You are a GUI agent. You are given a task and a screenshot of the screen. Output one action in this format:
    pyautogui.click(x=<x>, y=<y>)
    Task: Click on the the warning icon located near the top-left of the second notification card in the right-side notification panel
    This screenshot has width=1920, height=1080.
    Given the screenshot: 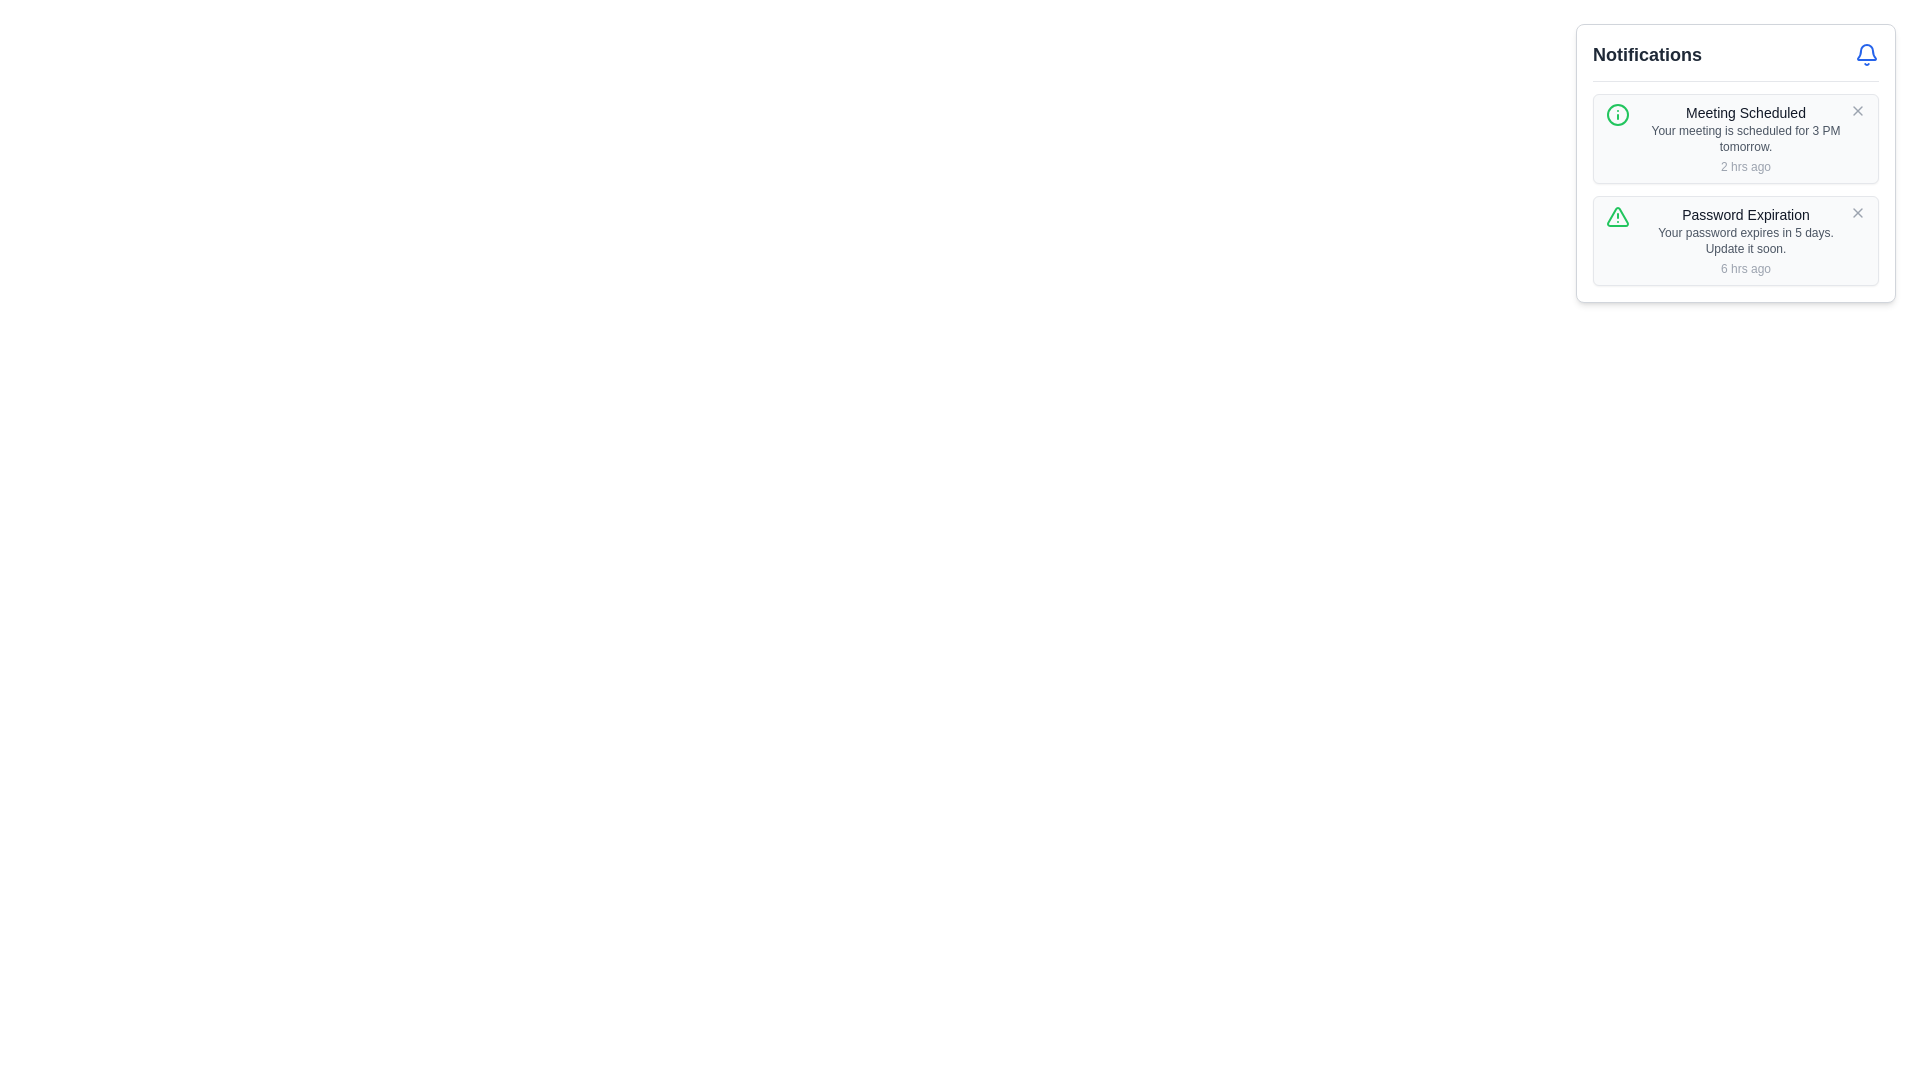 What is the action you would take?
    pyautogui.click(x=1617, y=216)
    